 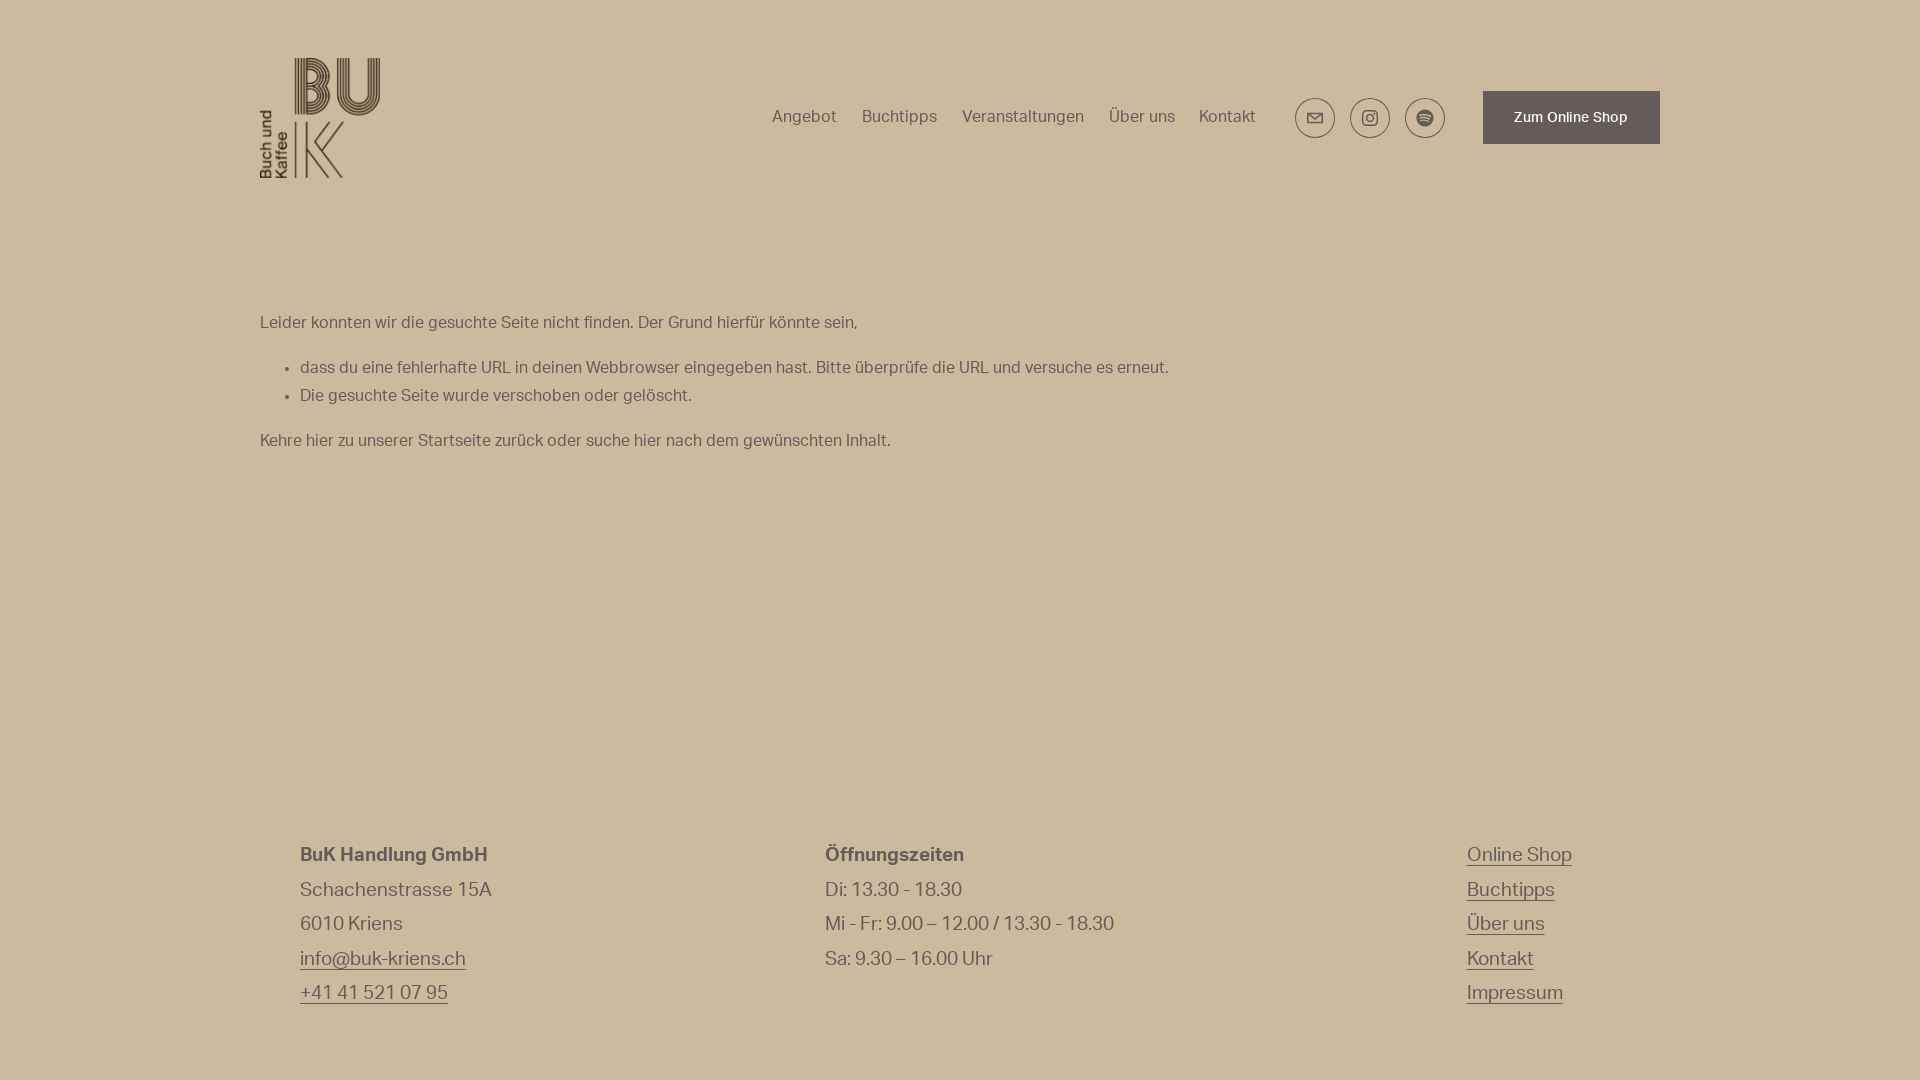 I want to click on 'Angebot', so click(x=804, y=118).